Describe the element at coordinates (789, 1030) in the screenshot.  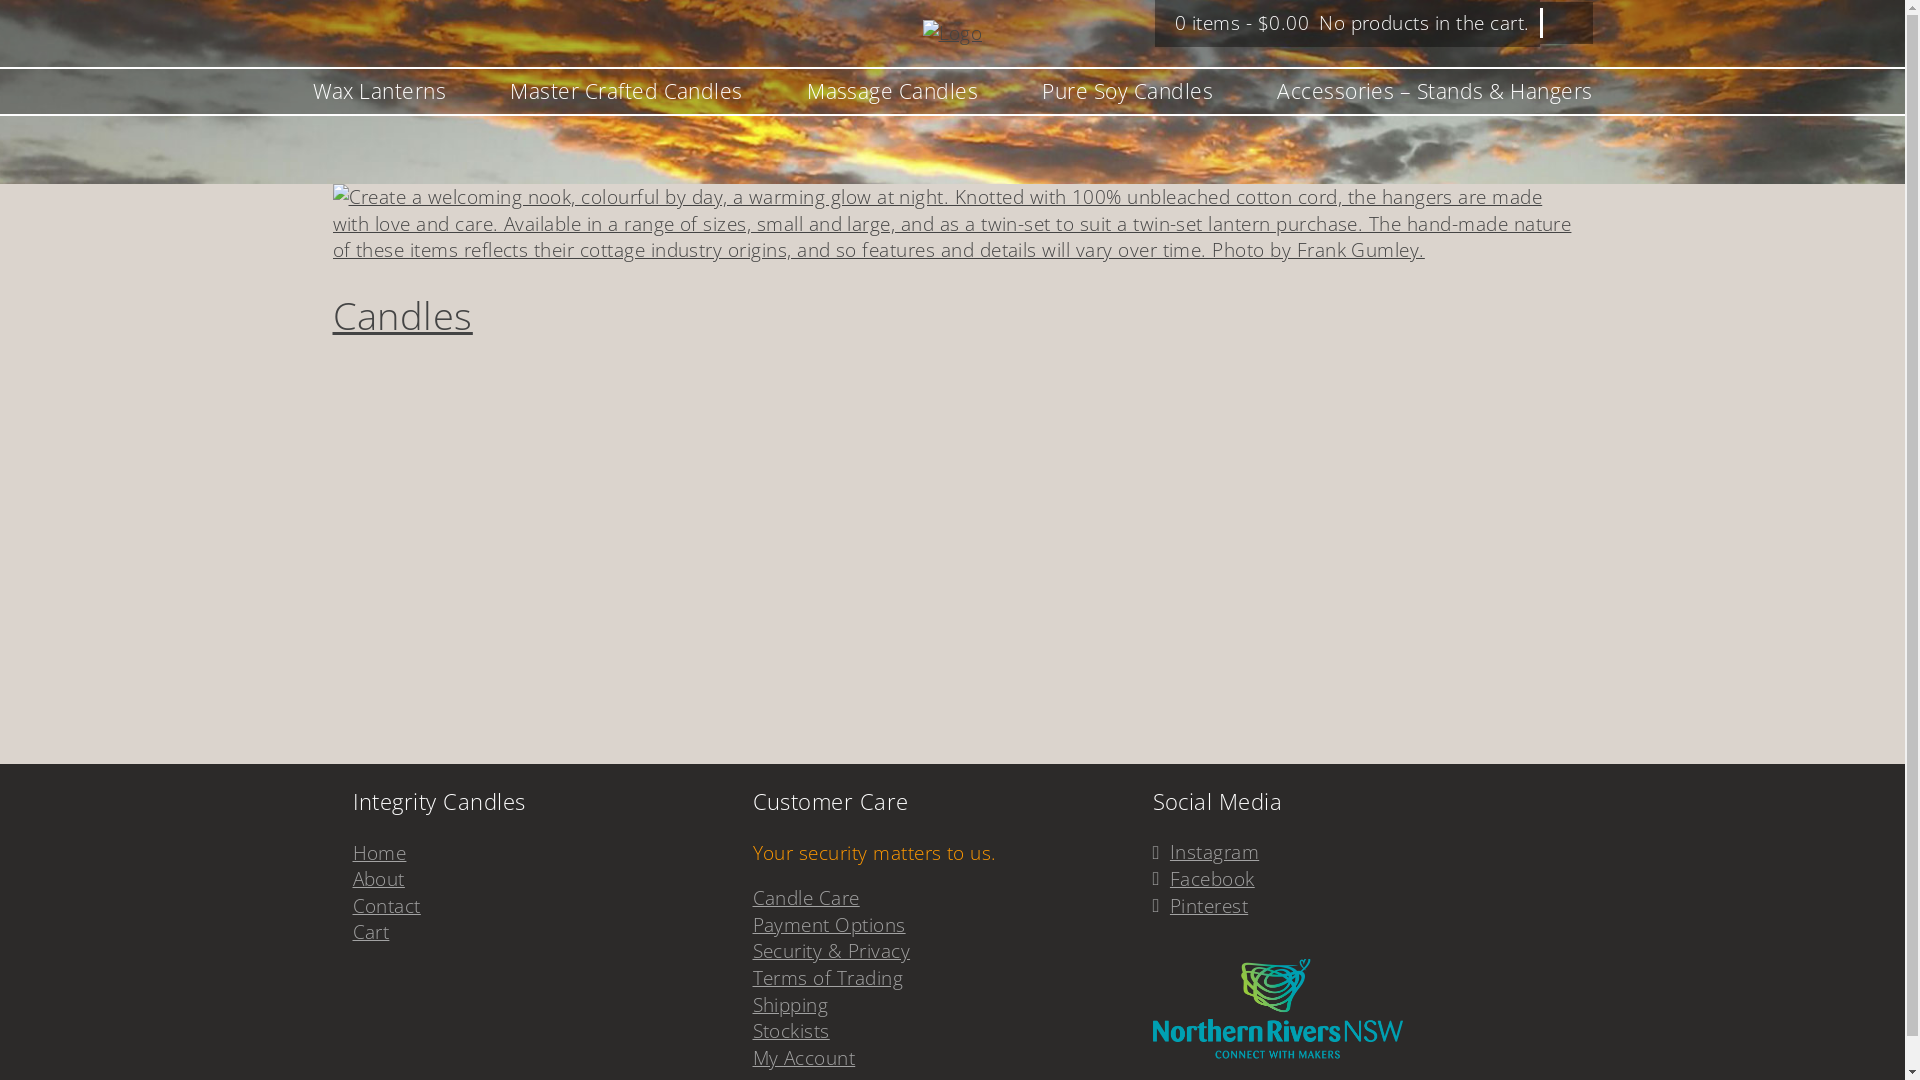
I see `'Stockists'` at that location.